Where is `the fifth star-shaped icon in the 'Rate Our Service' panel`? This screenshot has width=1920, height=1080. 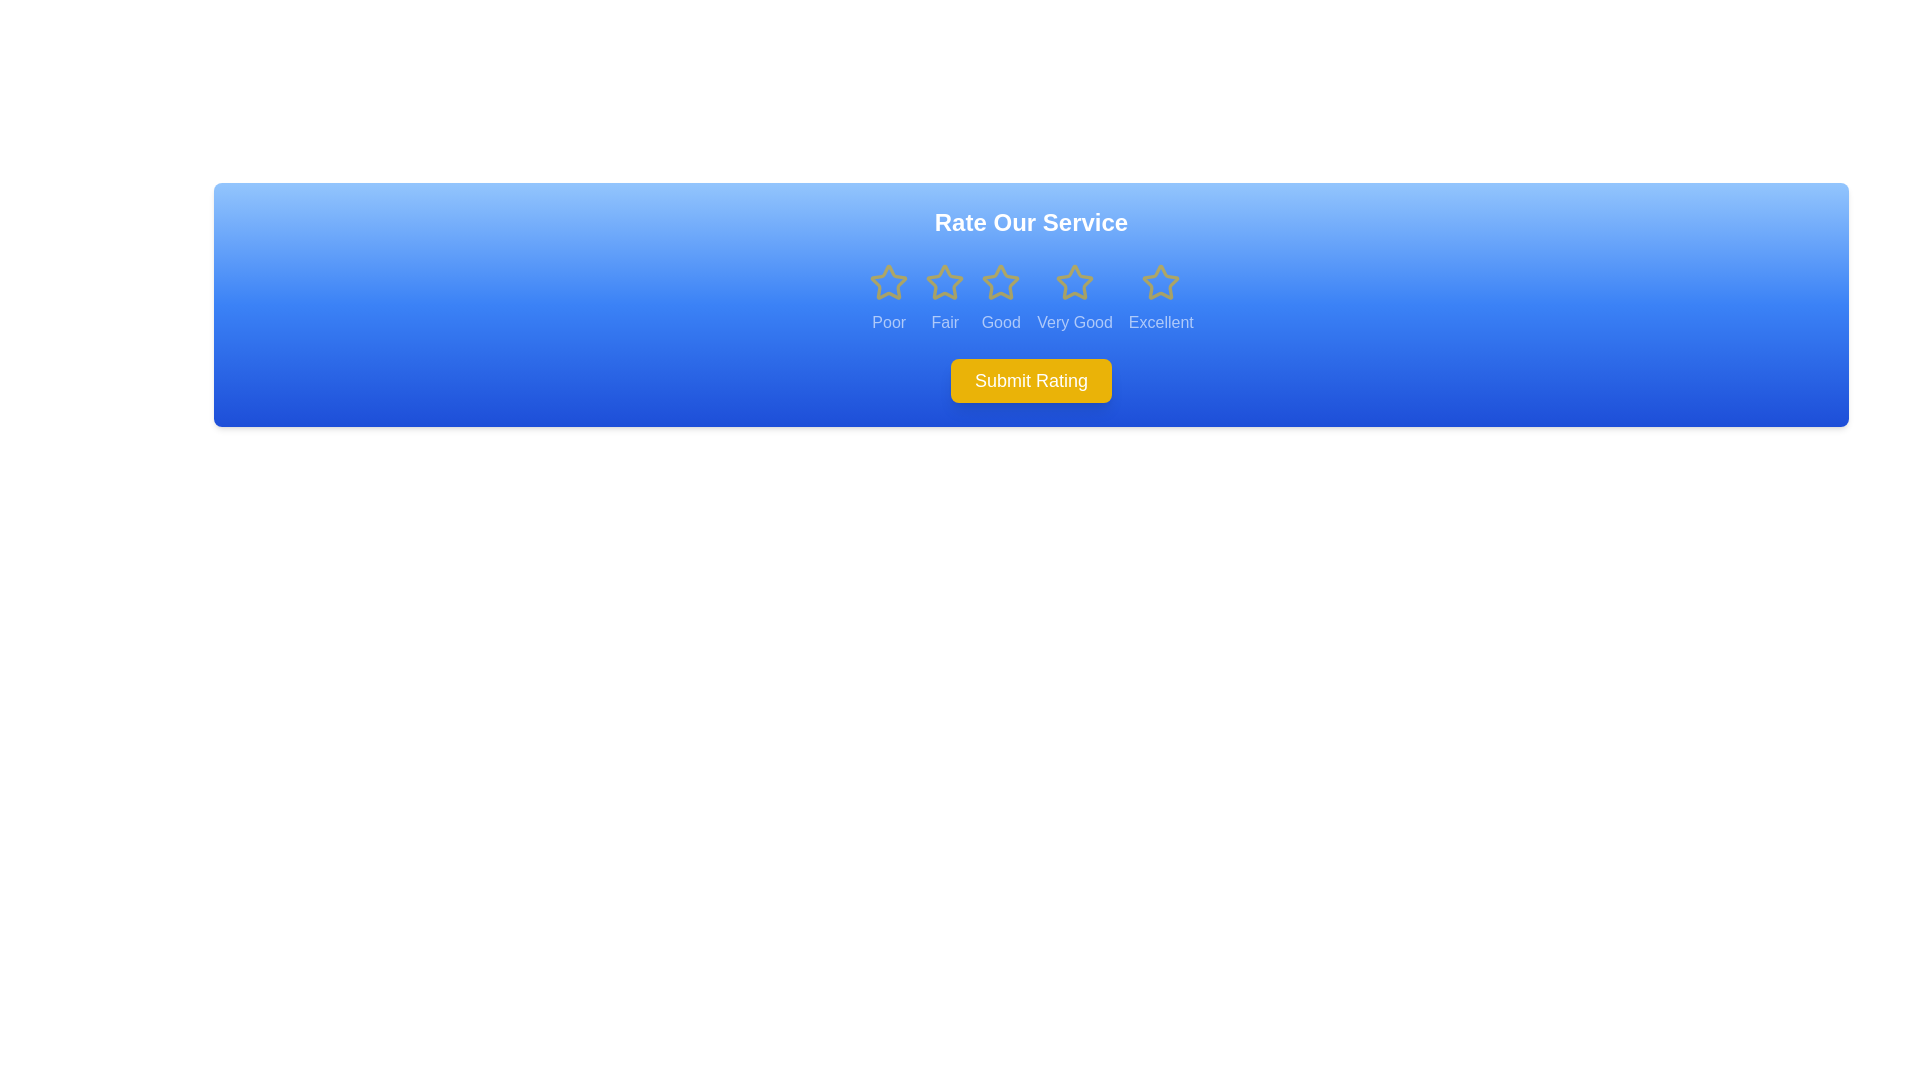 the fifth star-shaped icon in the 'Rate Our Service' panel is located at coordinates (1161, 282).